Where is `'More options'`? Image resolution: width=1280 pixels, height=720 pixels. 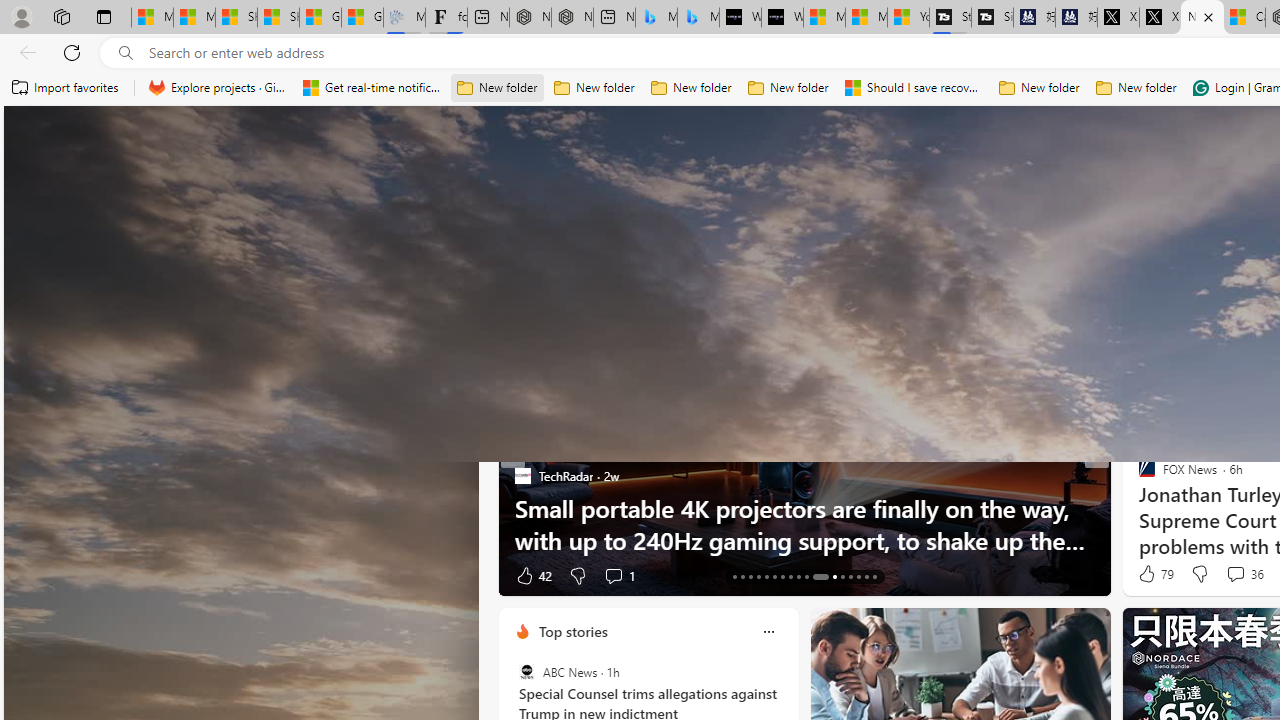
'More options' is located at coordinates (767, 631).